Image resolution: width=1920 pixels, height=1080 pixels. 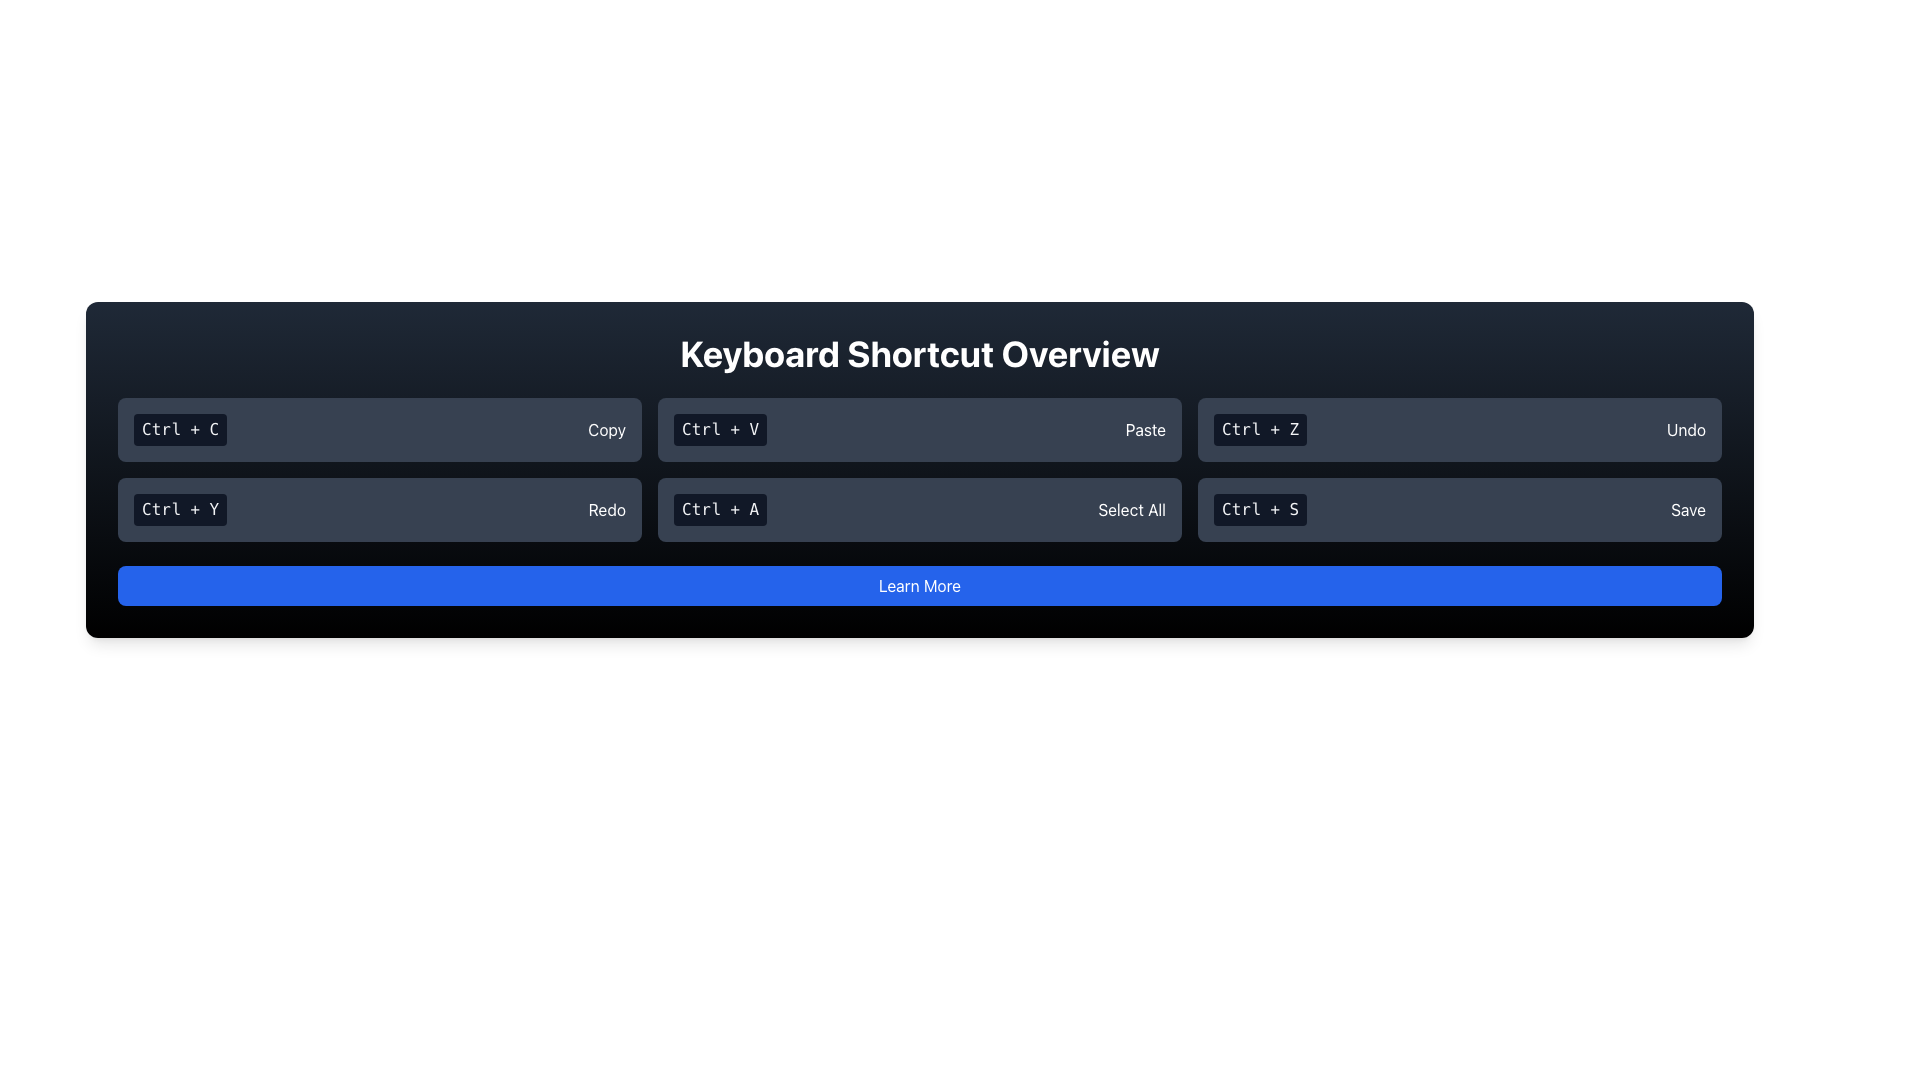 I want to click on the third keyboard shortcut descriptor item with a dark gray background and a keyboard shortcut description for 'Undo', so click(x=1459, y=428).